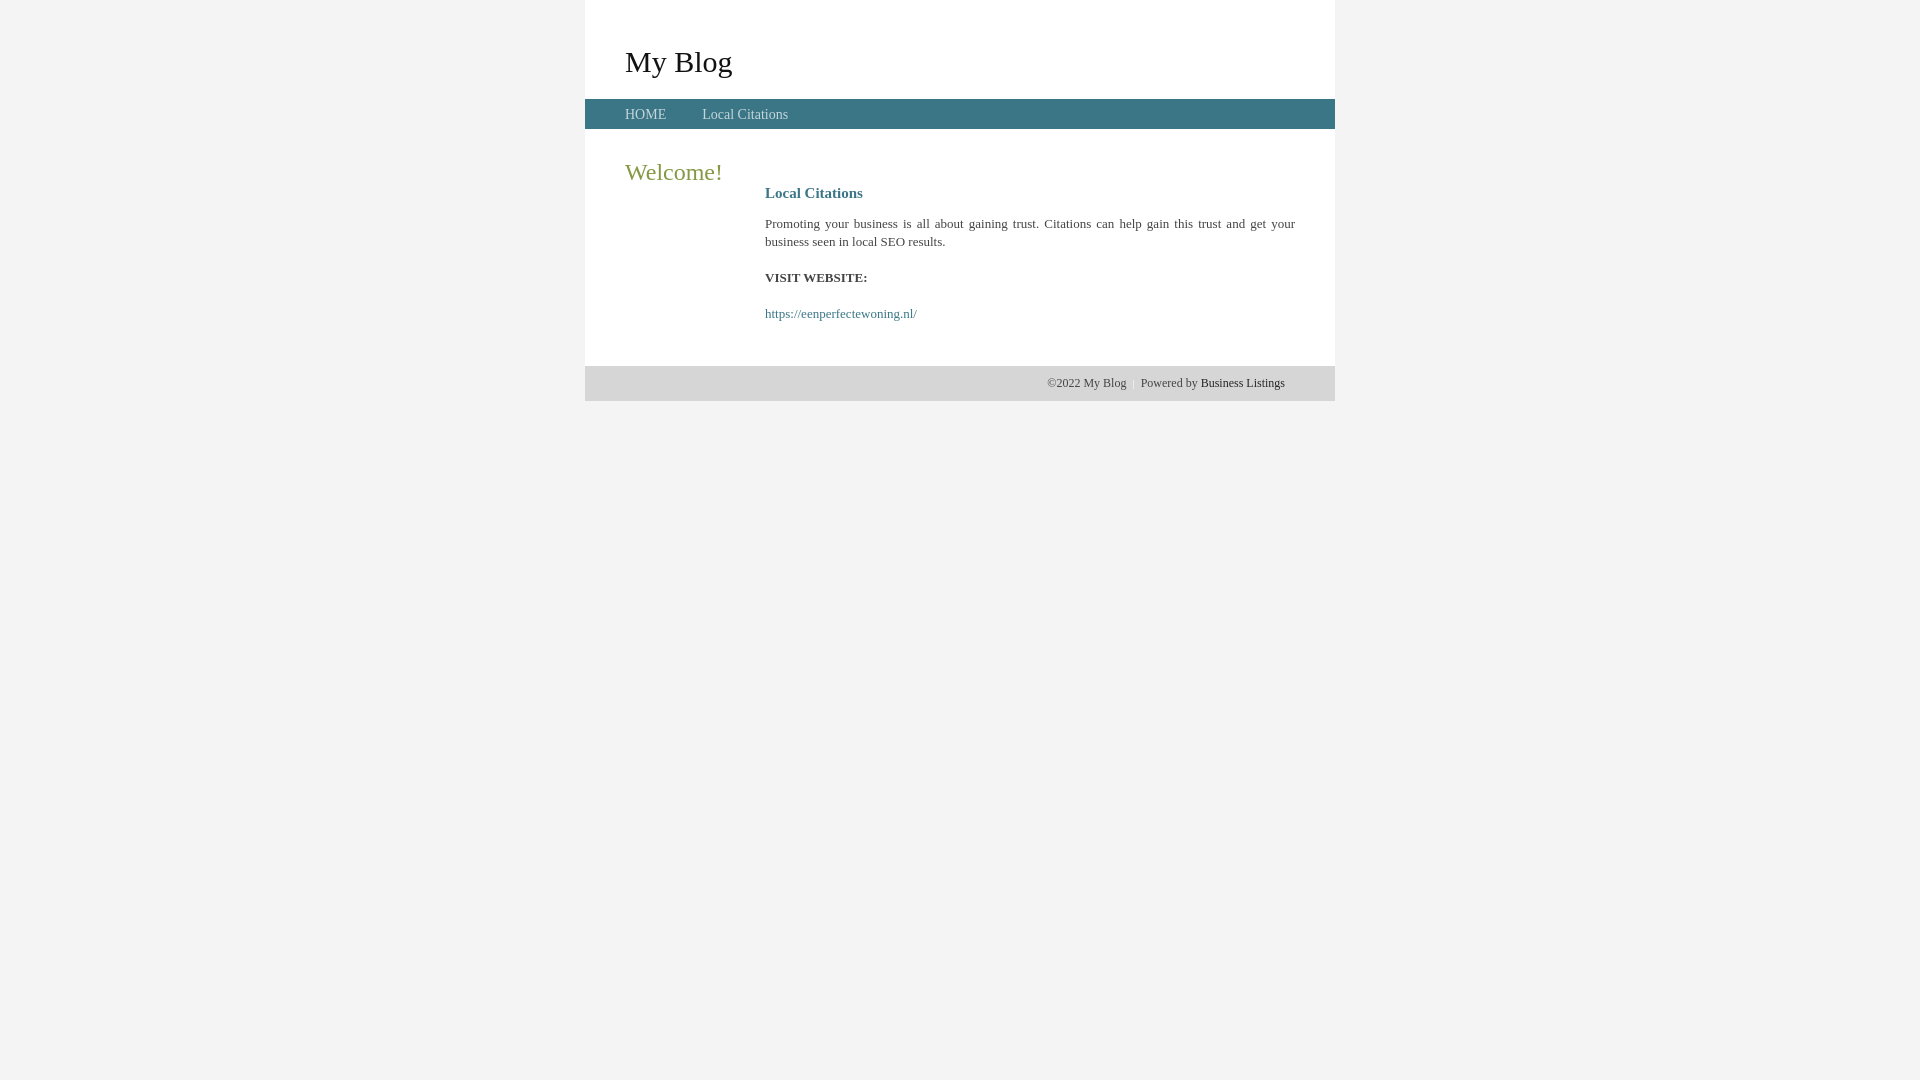 Image resolution: width=1920 pixels, height=1080 pixels. What do you see at coordinates (1242, 382) in the screenshot?
I see `'Business Listings'` at bounding box center [1242, 382].